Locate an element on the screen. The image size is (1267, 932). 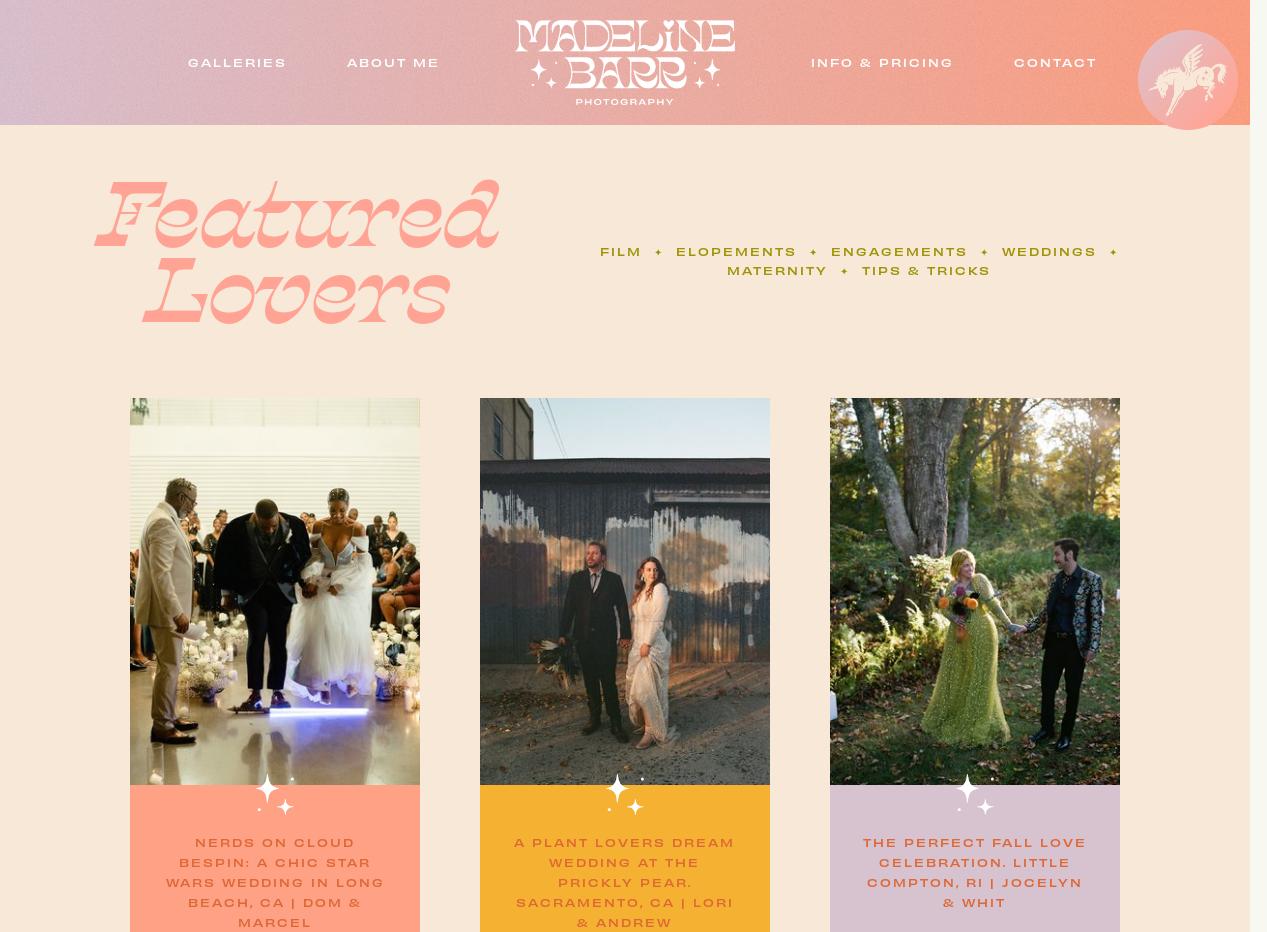
'Galleries' is located at coordinates (186, 61).